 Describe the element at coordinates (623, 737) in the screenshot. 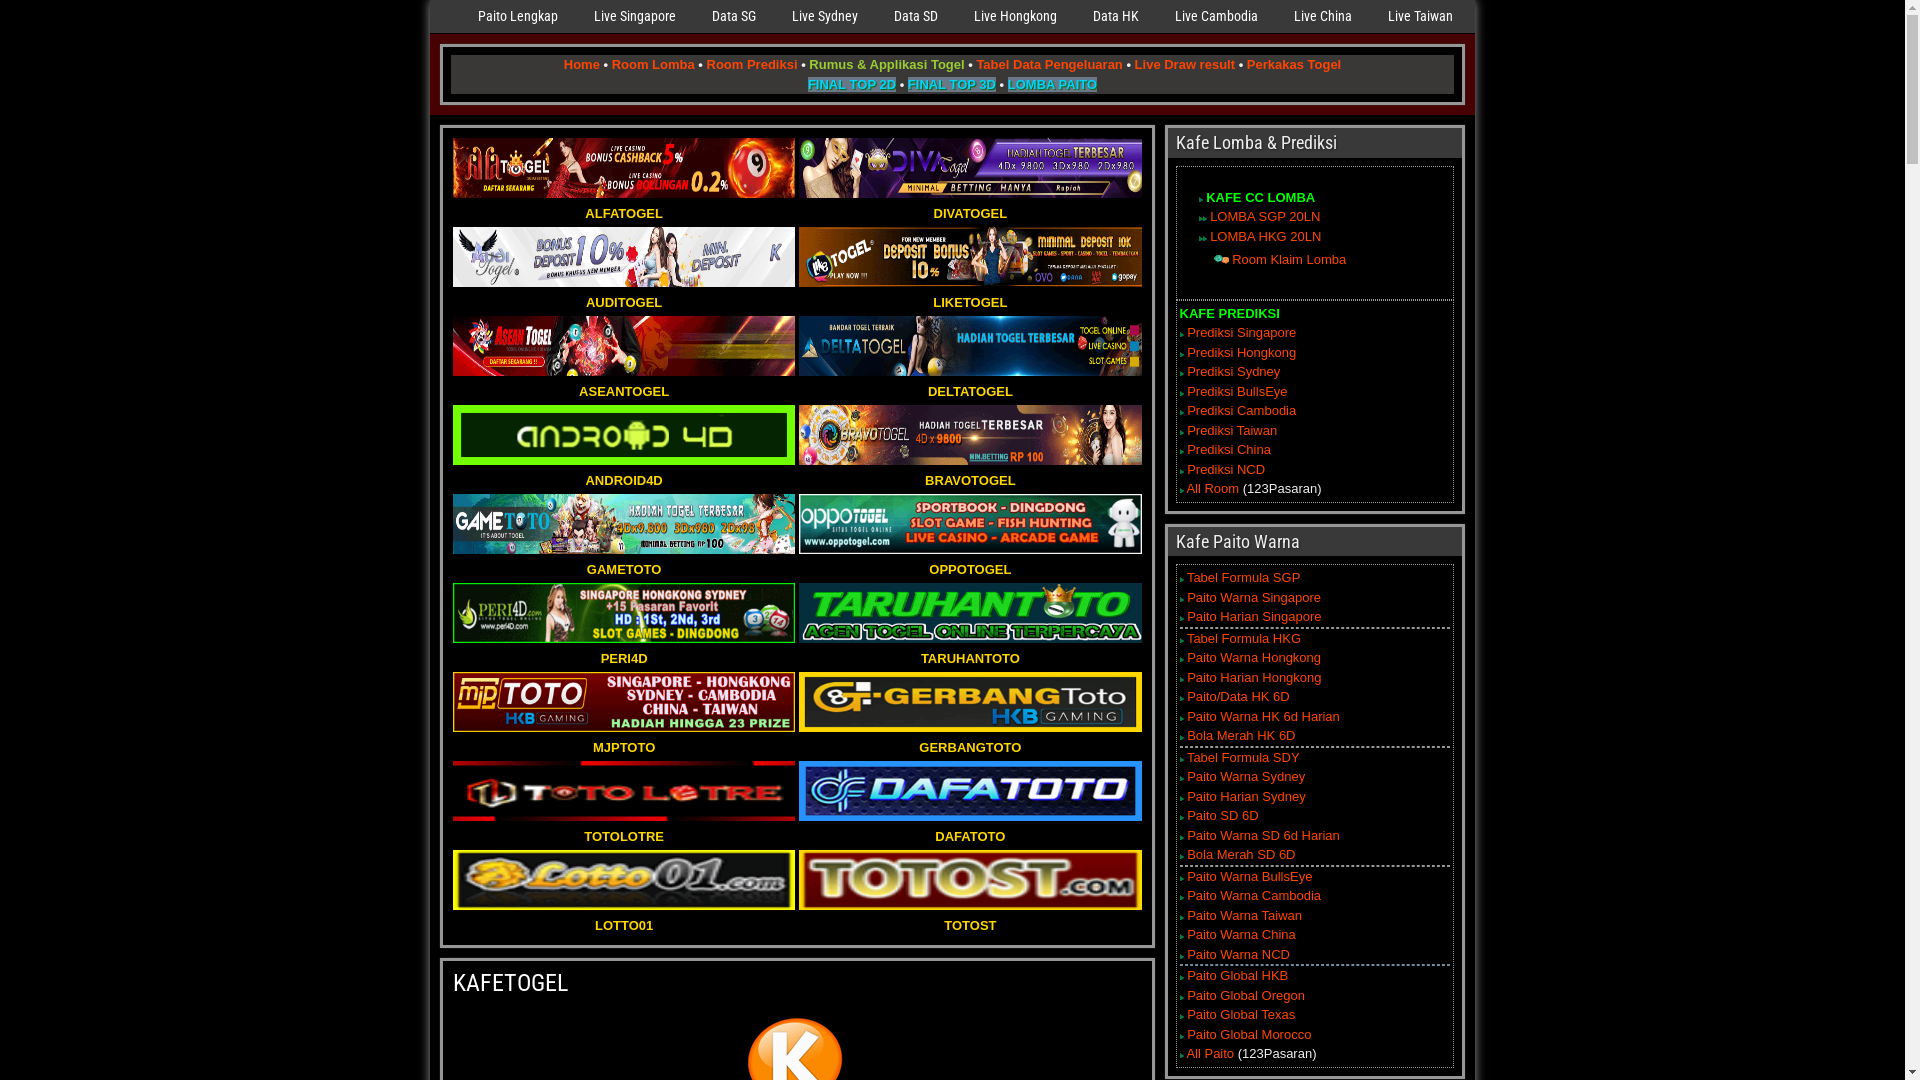

I see `'MJPTOTO'` at that location.